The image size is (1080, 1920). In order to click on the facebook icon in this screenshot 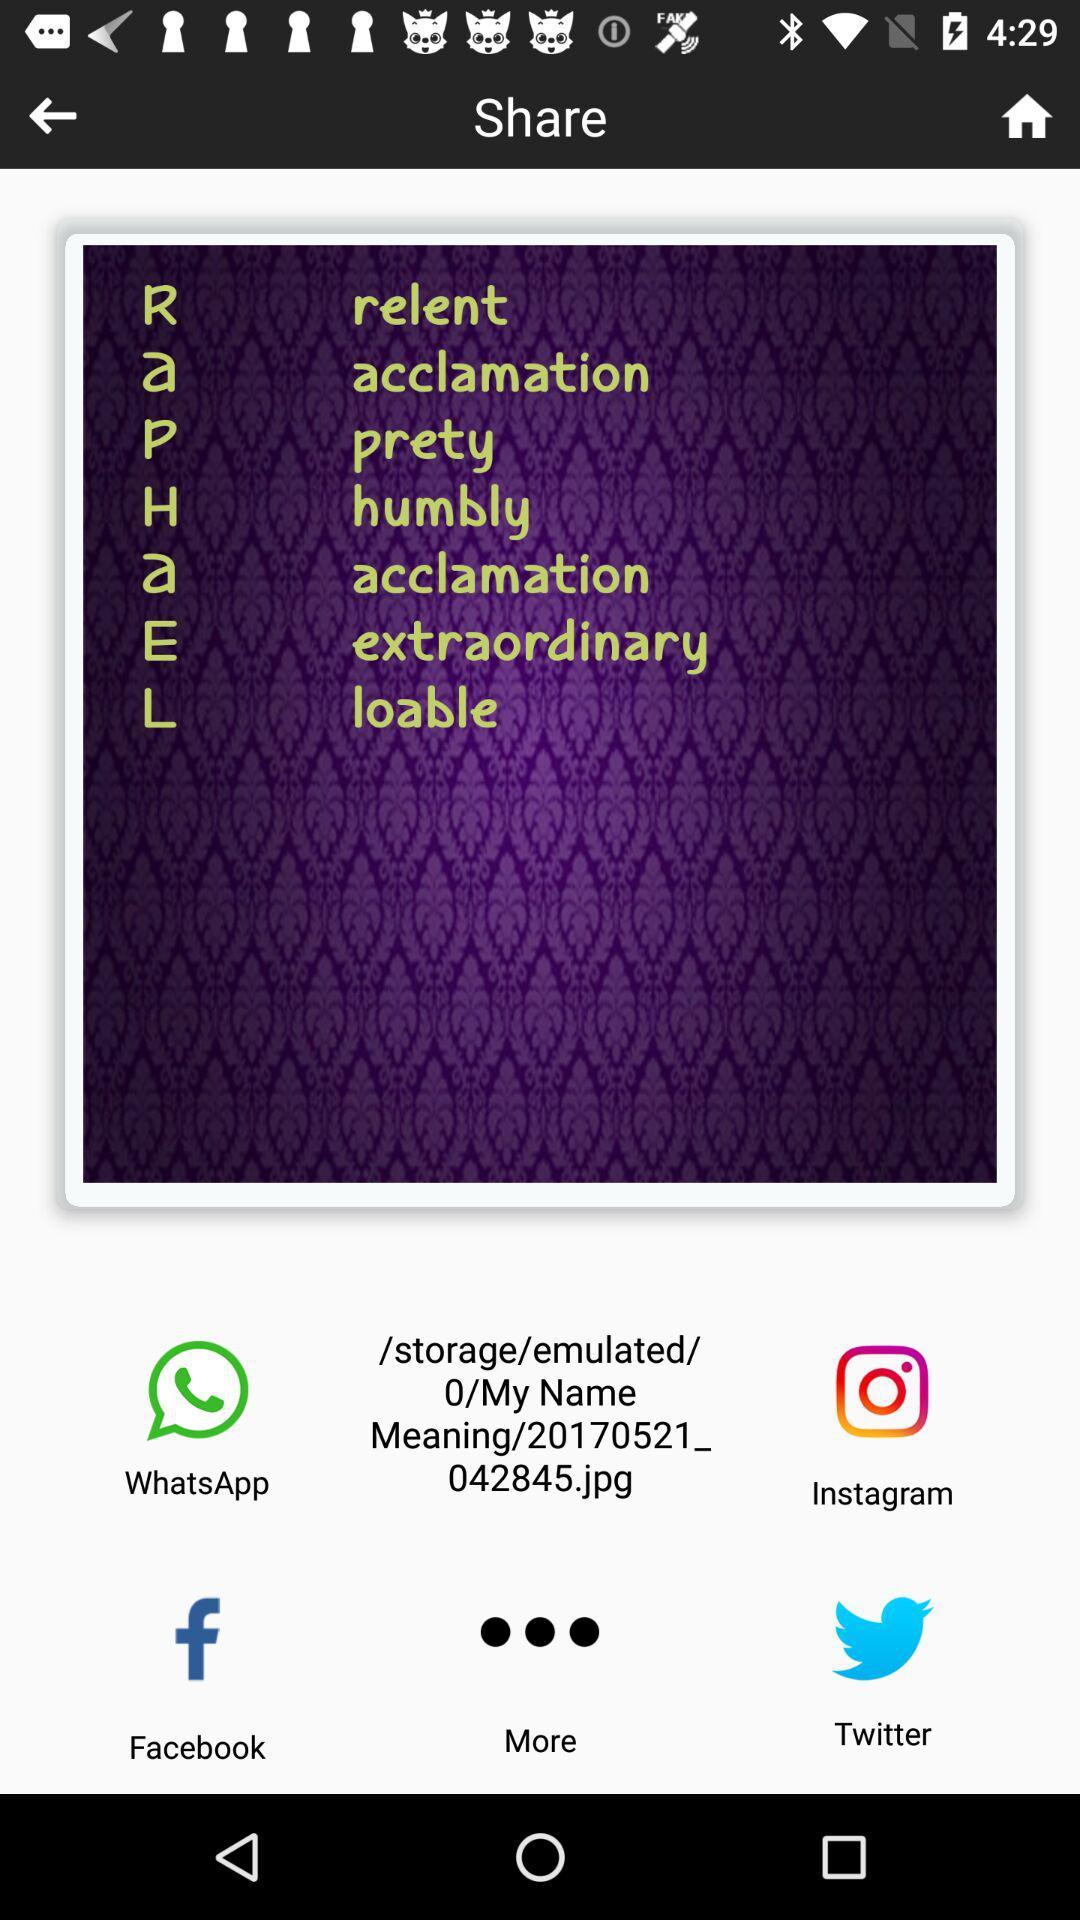, I will do `click(197, 1639)`.